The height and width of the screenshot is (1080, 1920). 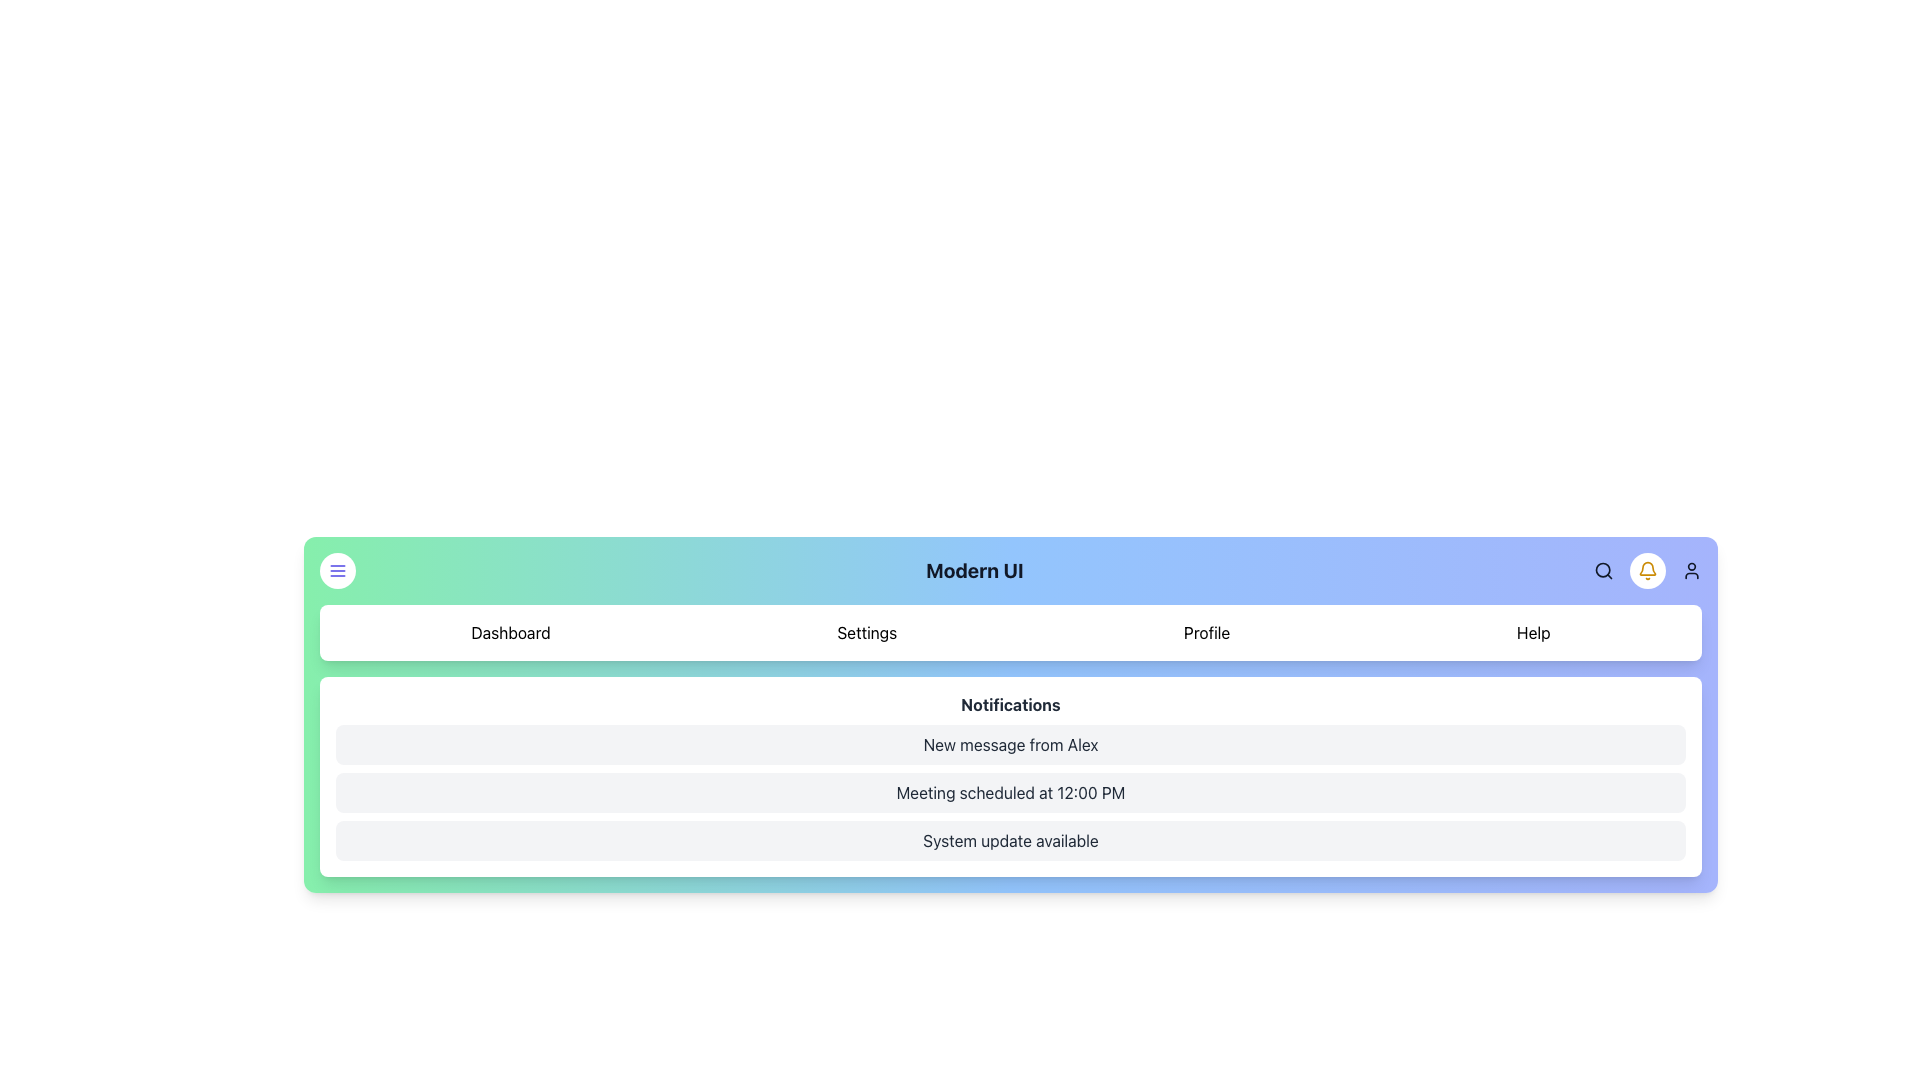 I want to click on the 'Settings' text link, which is the second item in the top navigation bar of the application, so click(x=867, y=632).